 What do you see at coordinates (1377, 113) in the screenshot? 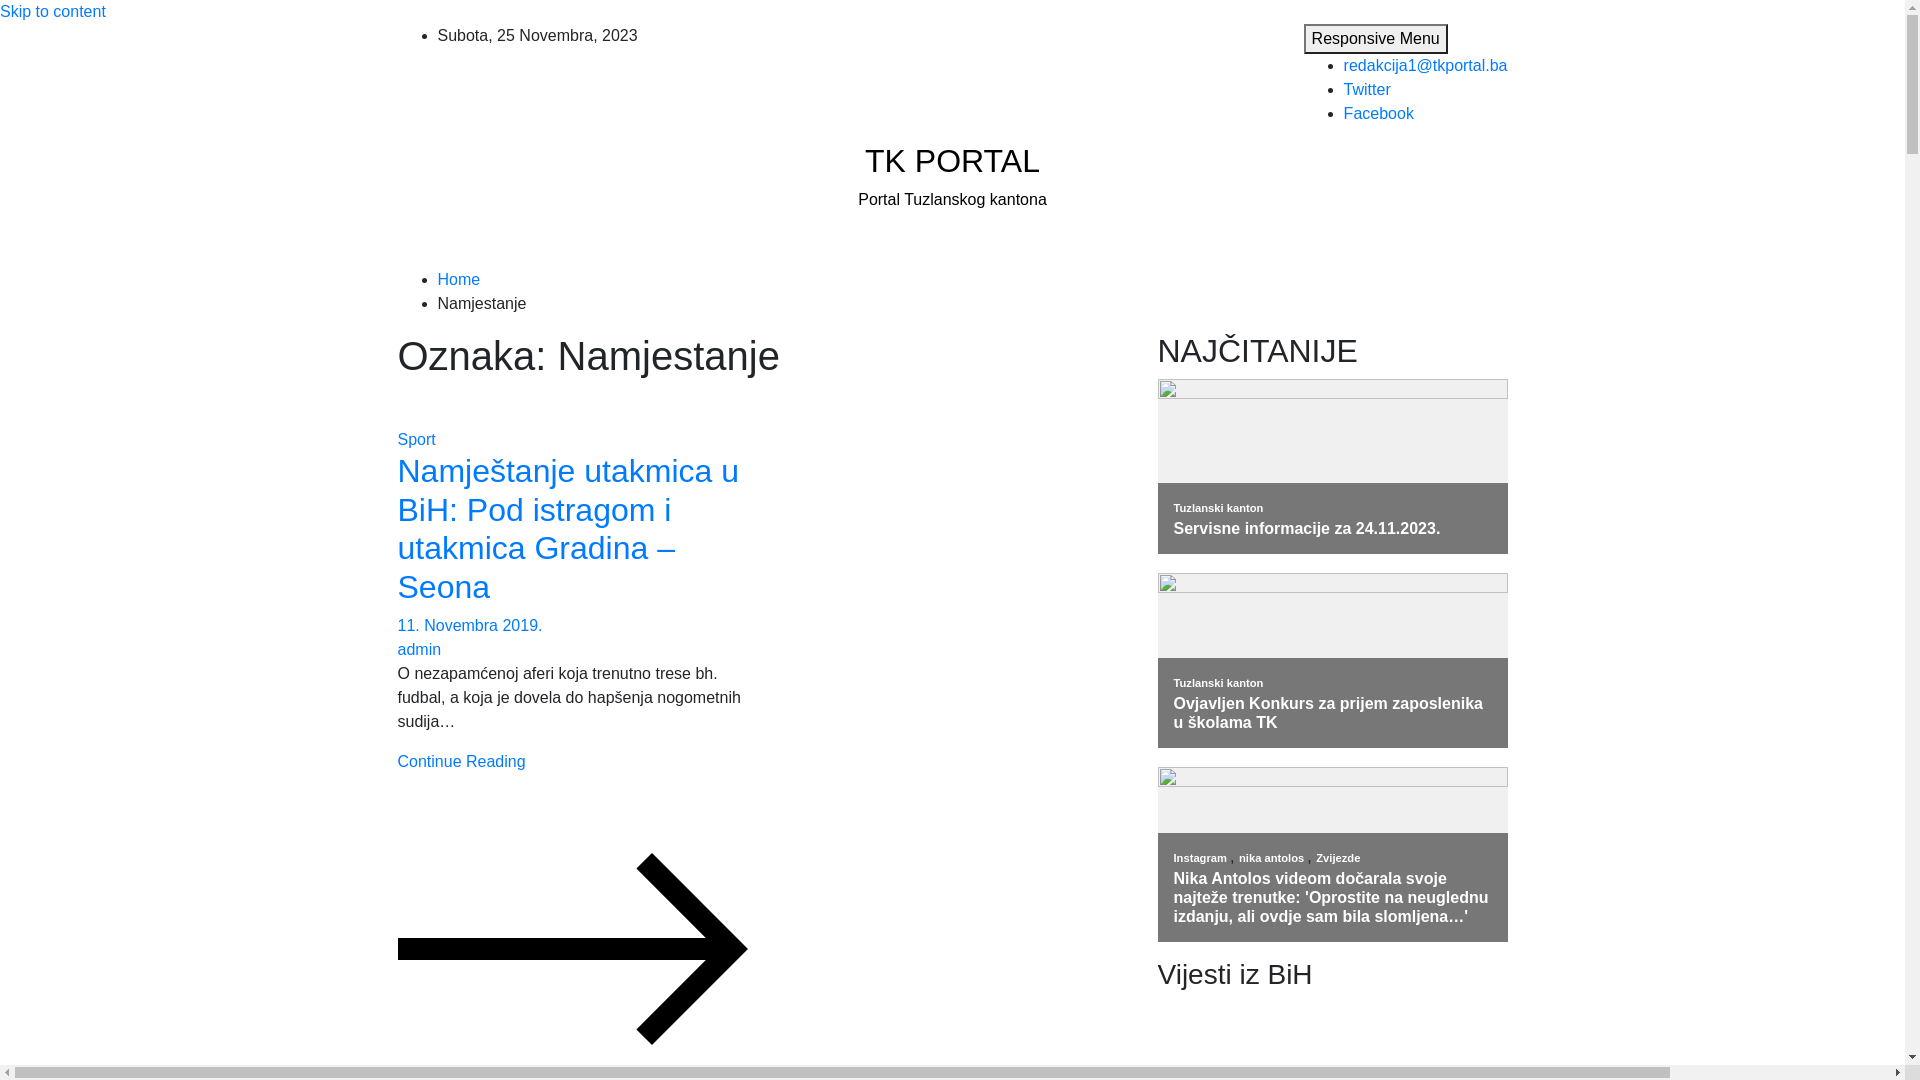
I see `'Facebook'` at bounding box center [1377, 113].